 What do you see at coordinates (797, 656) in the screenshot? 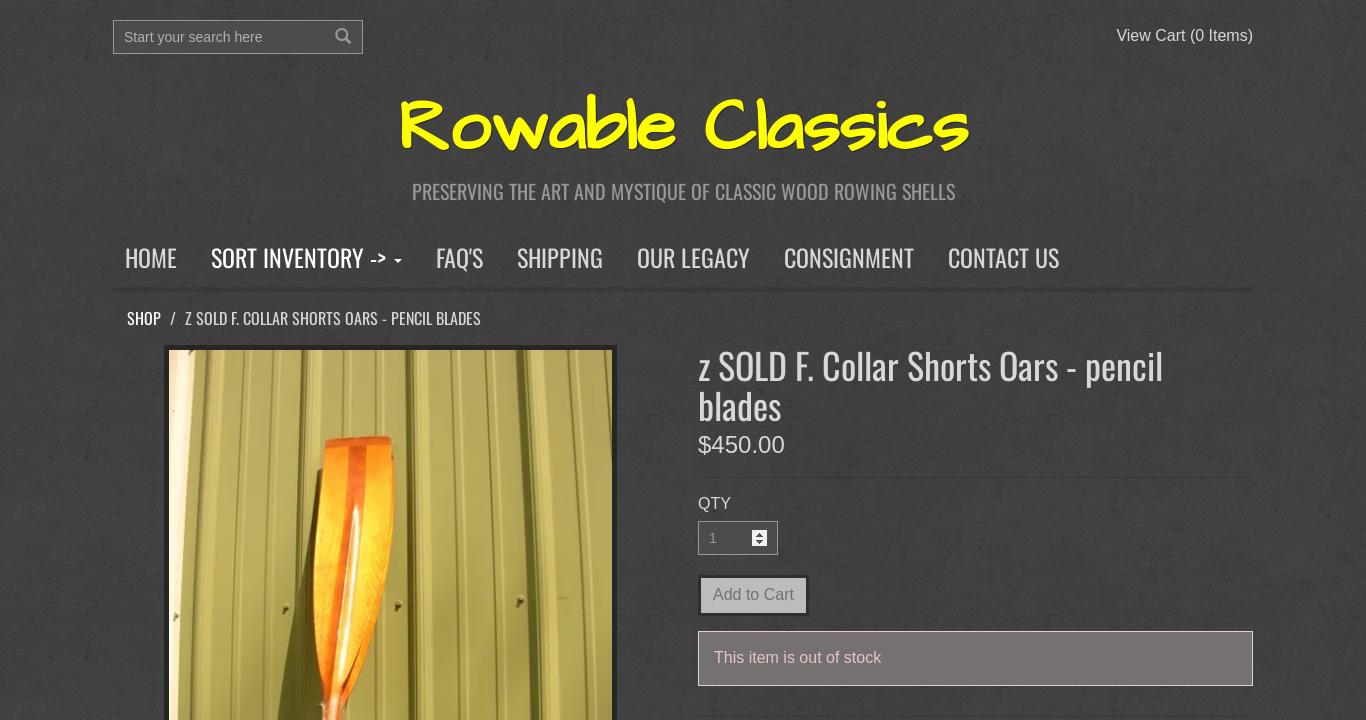
I see `'This item is out of stock'` at bounding box center [797, 656].